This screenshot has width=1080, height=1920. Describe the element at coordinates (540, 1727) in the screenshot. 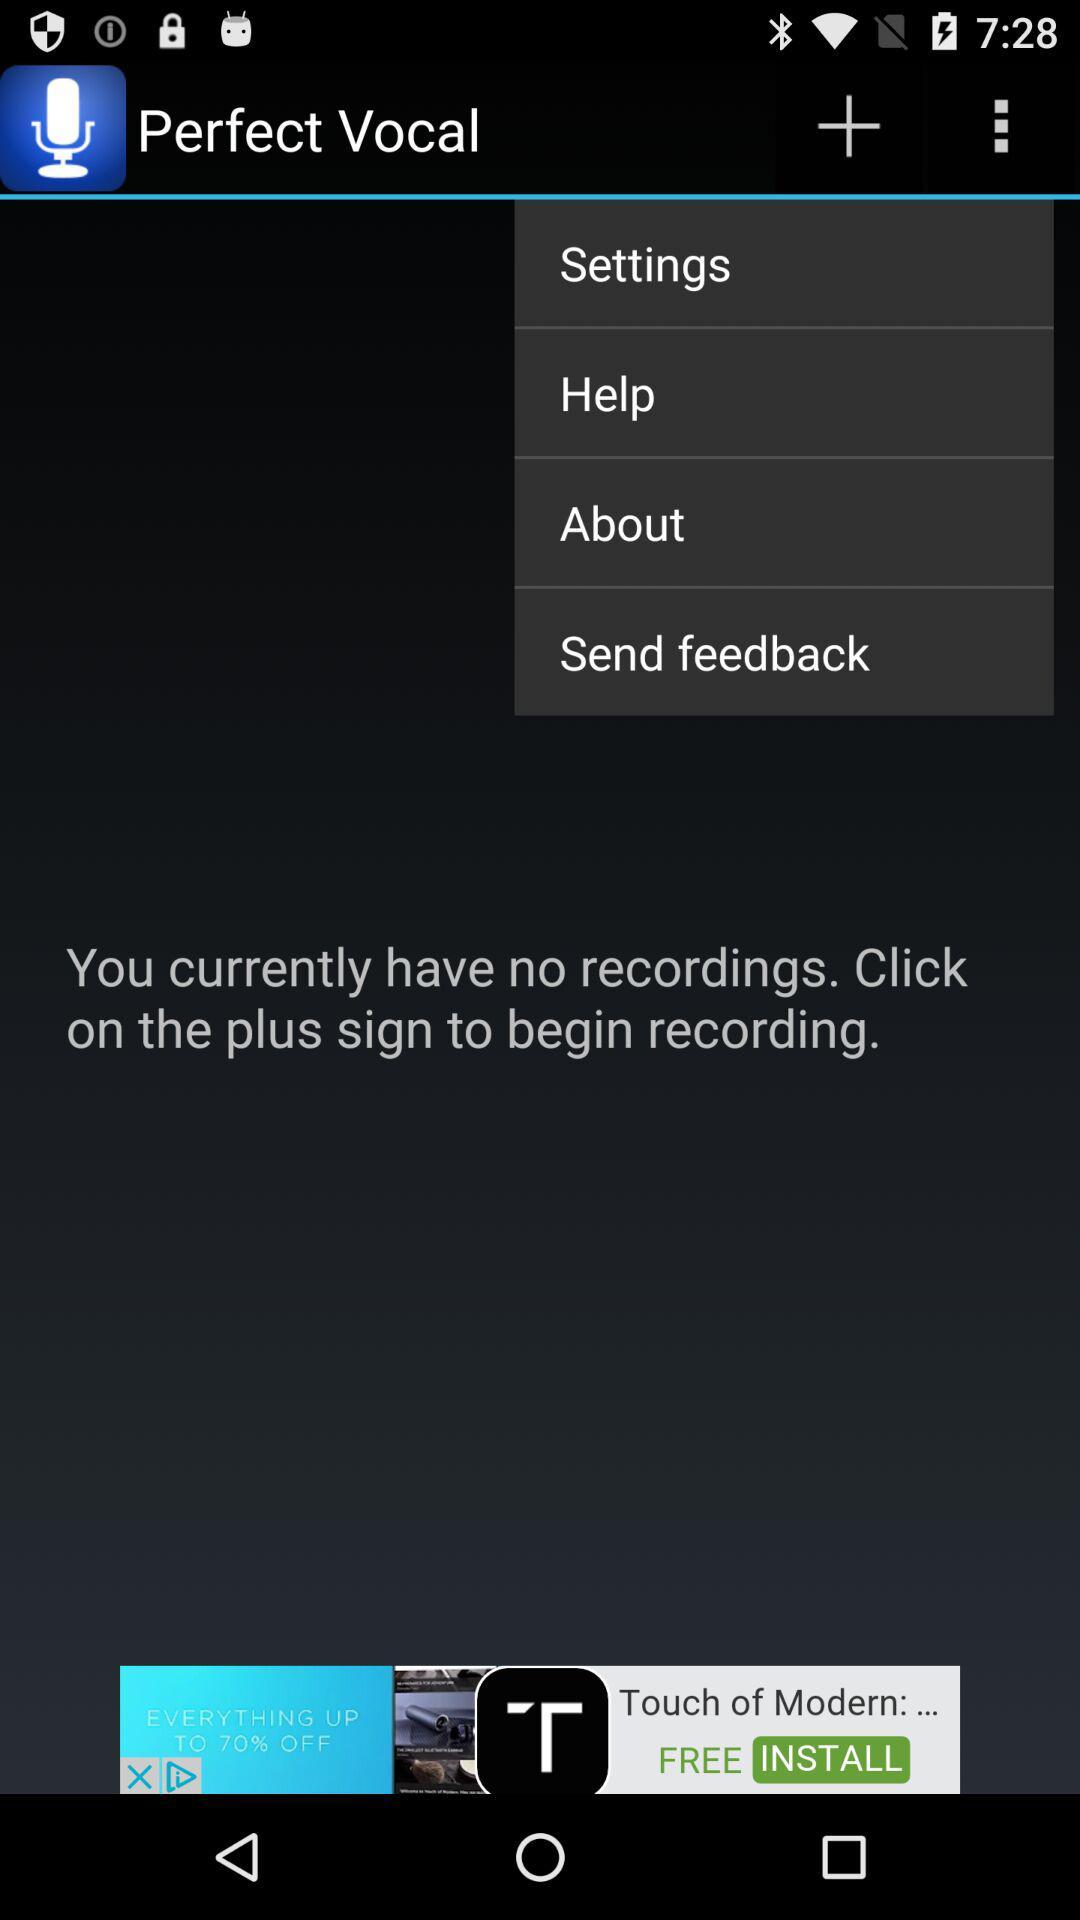

I see `the app` at that location.